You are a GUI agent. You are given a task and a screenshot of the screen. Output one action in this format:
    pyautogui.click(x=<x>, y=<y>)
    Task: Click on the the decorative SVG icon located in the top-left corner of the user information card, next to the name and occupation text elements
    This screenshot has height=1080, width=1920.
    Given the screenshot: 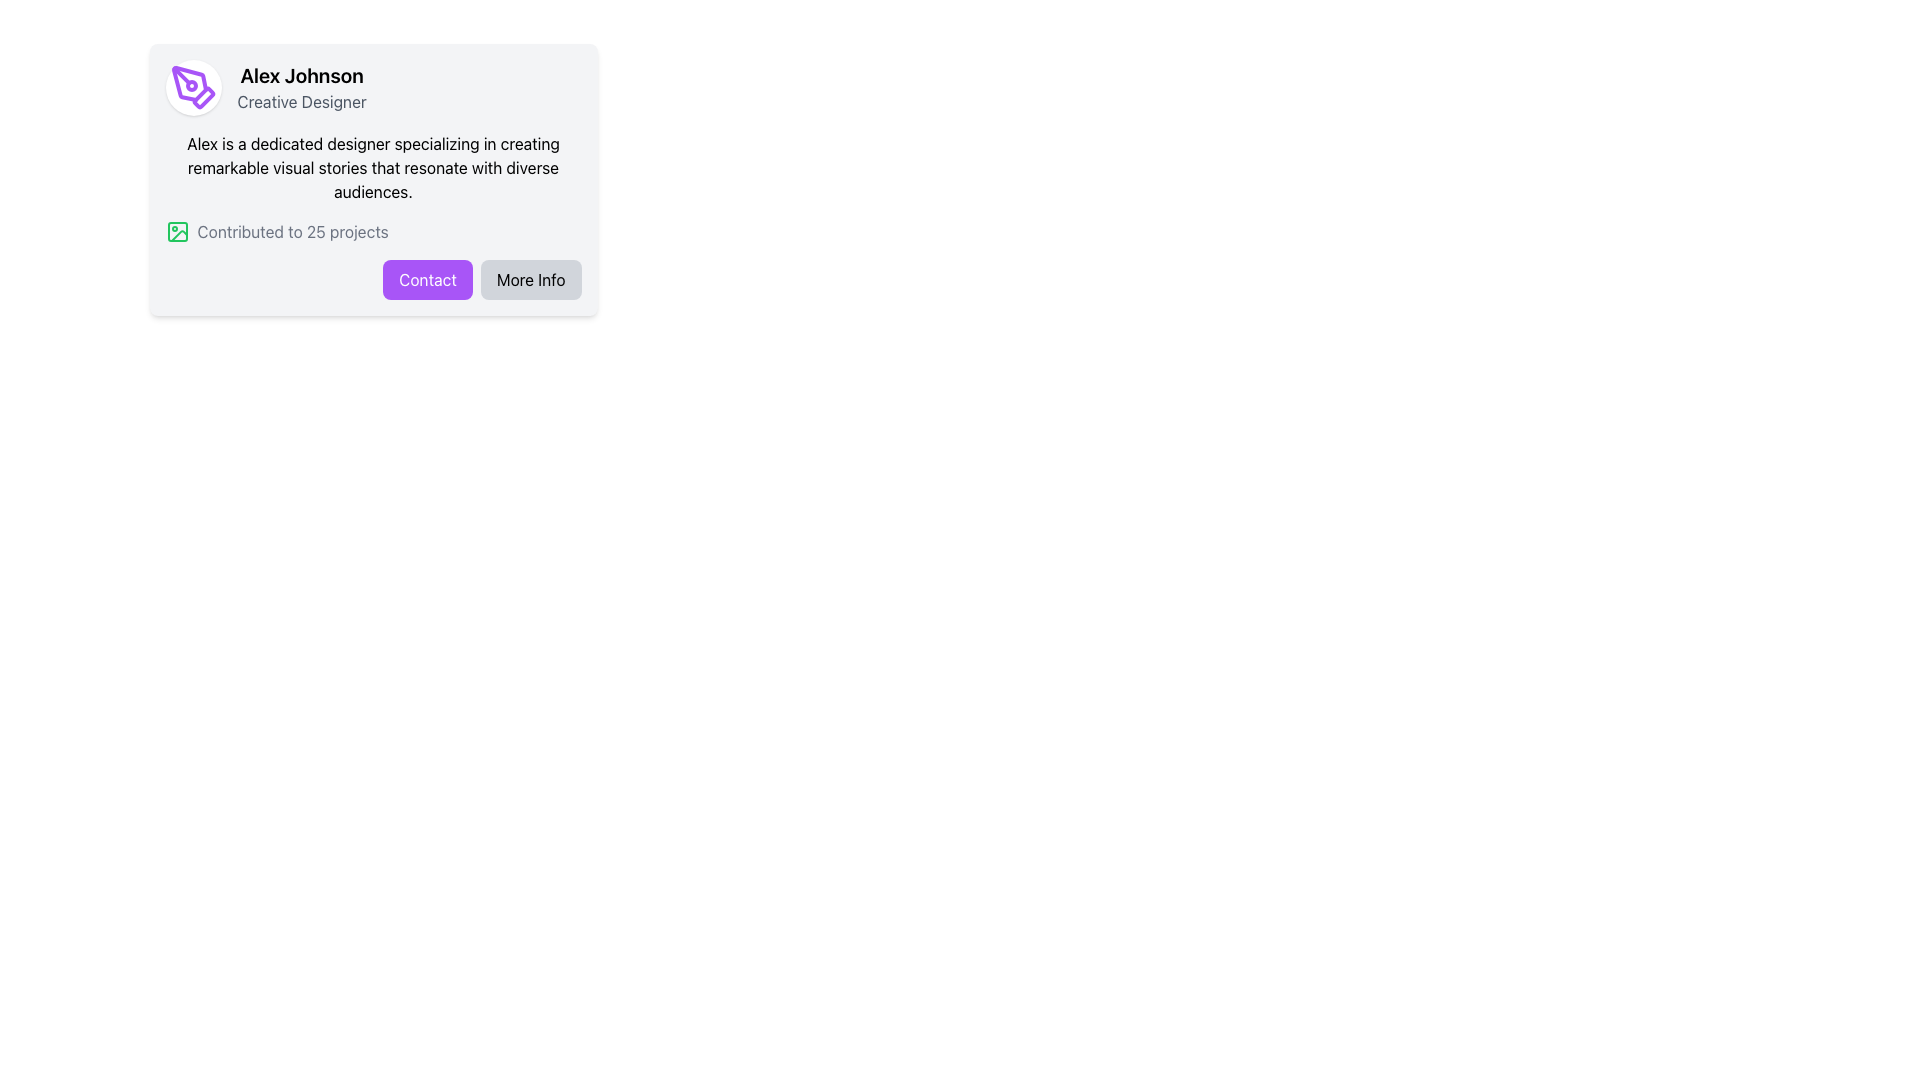 What is the action you would take?
    pyautogui.click(x=193, y=87)
    